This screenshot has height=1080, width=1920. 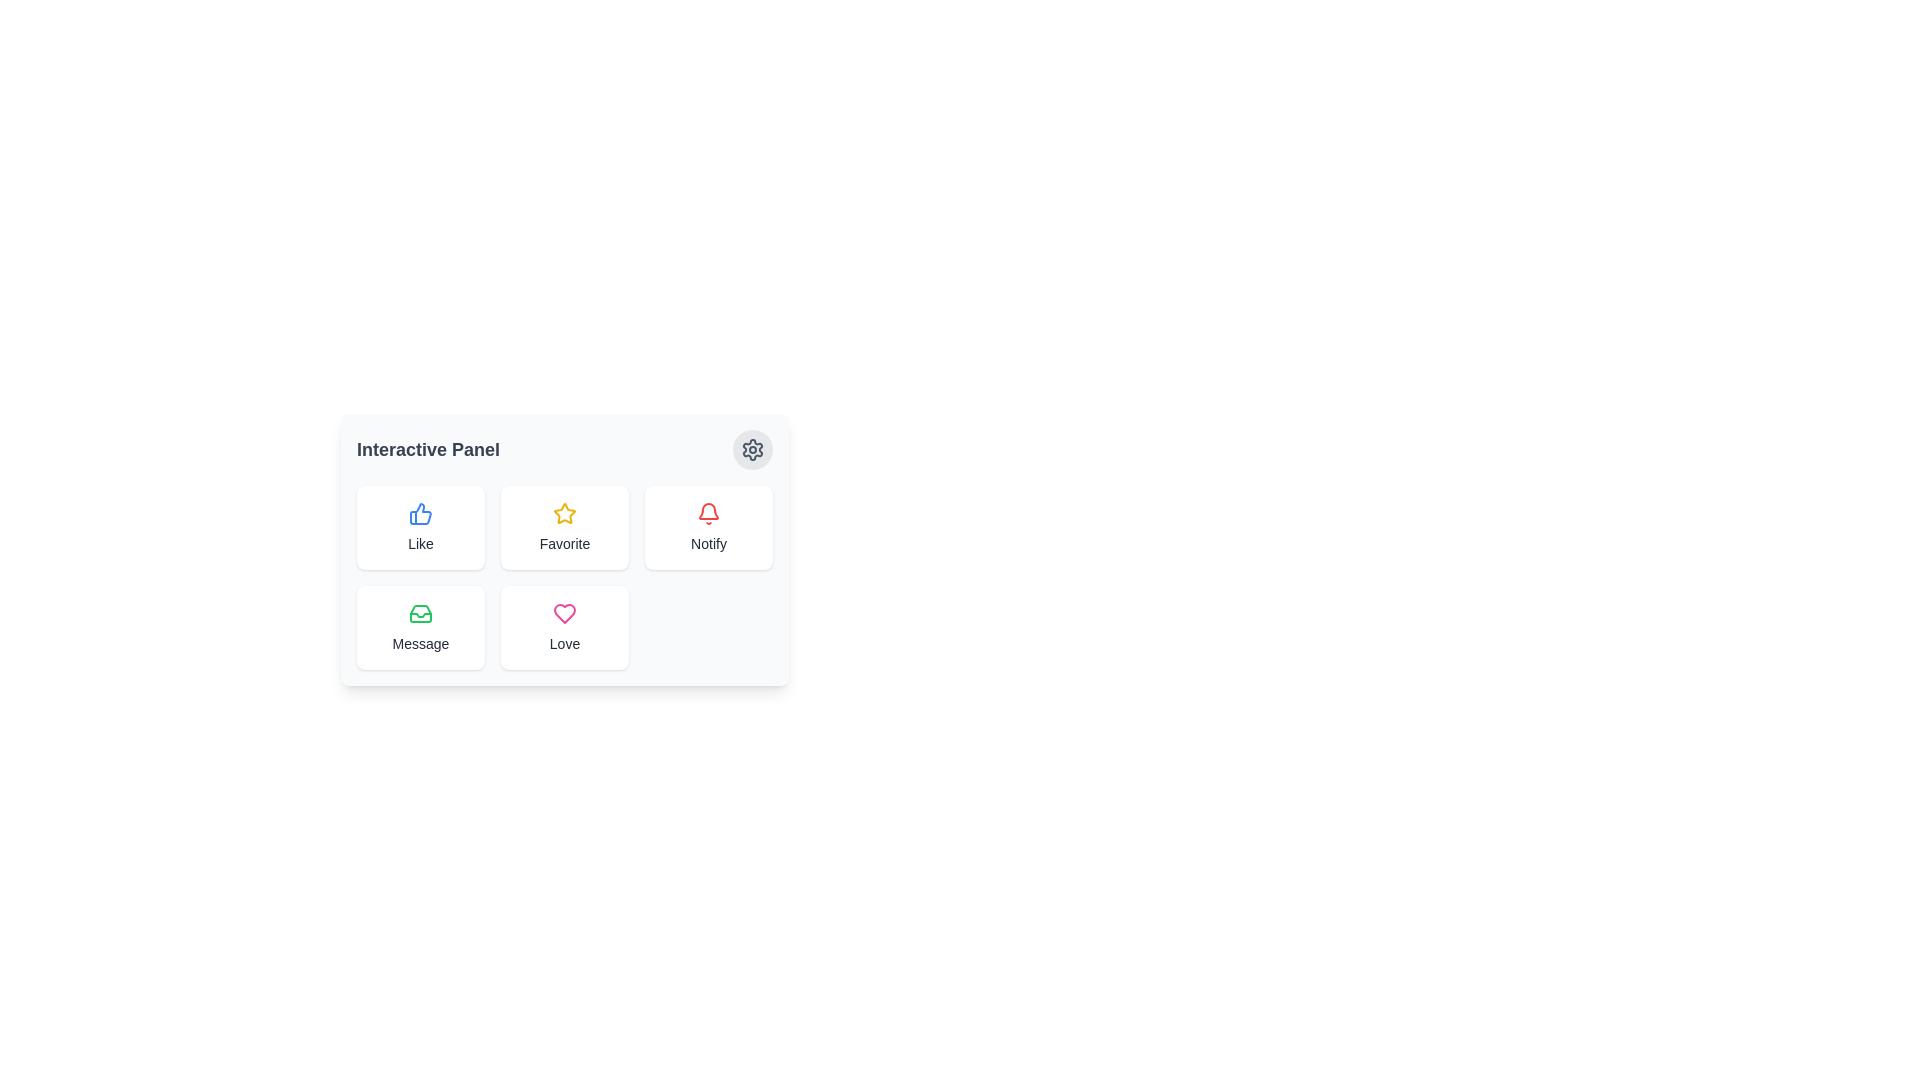 I want to click on the 'Message' icon located, so click(x=420, y=612).